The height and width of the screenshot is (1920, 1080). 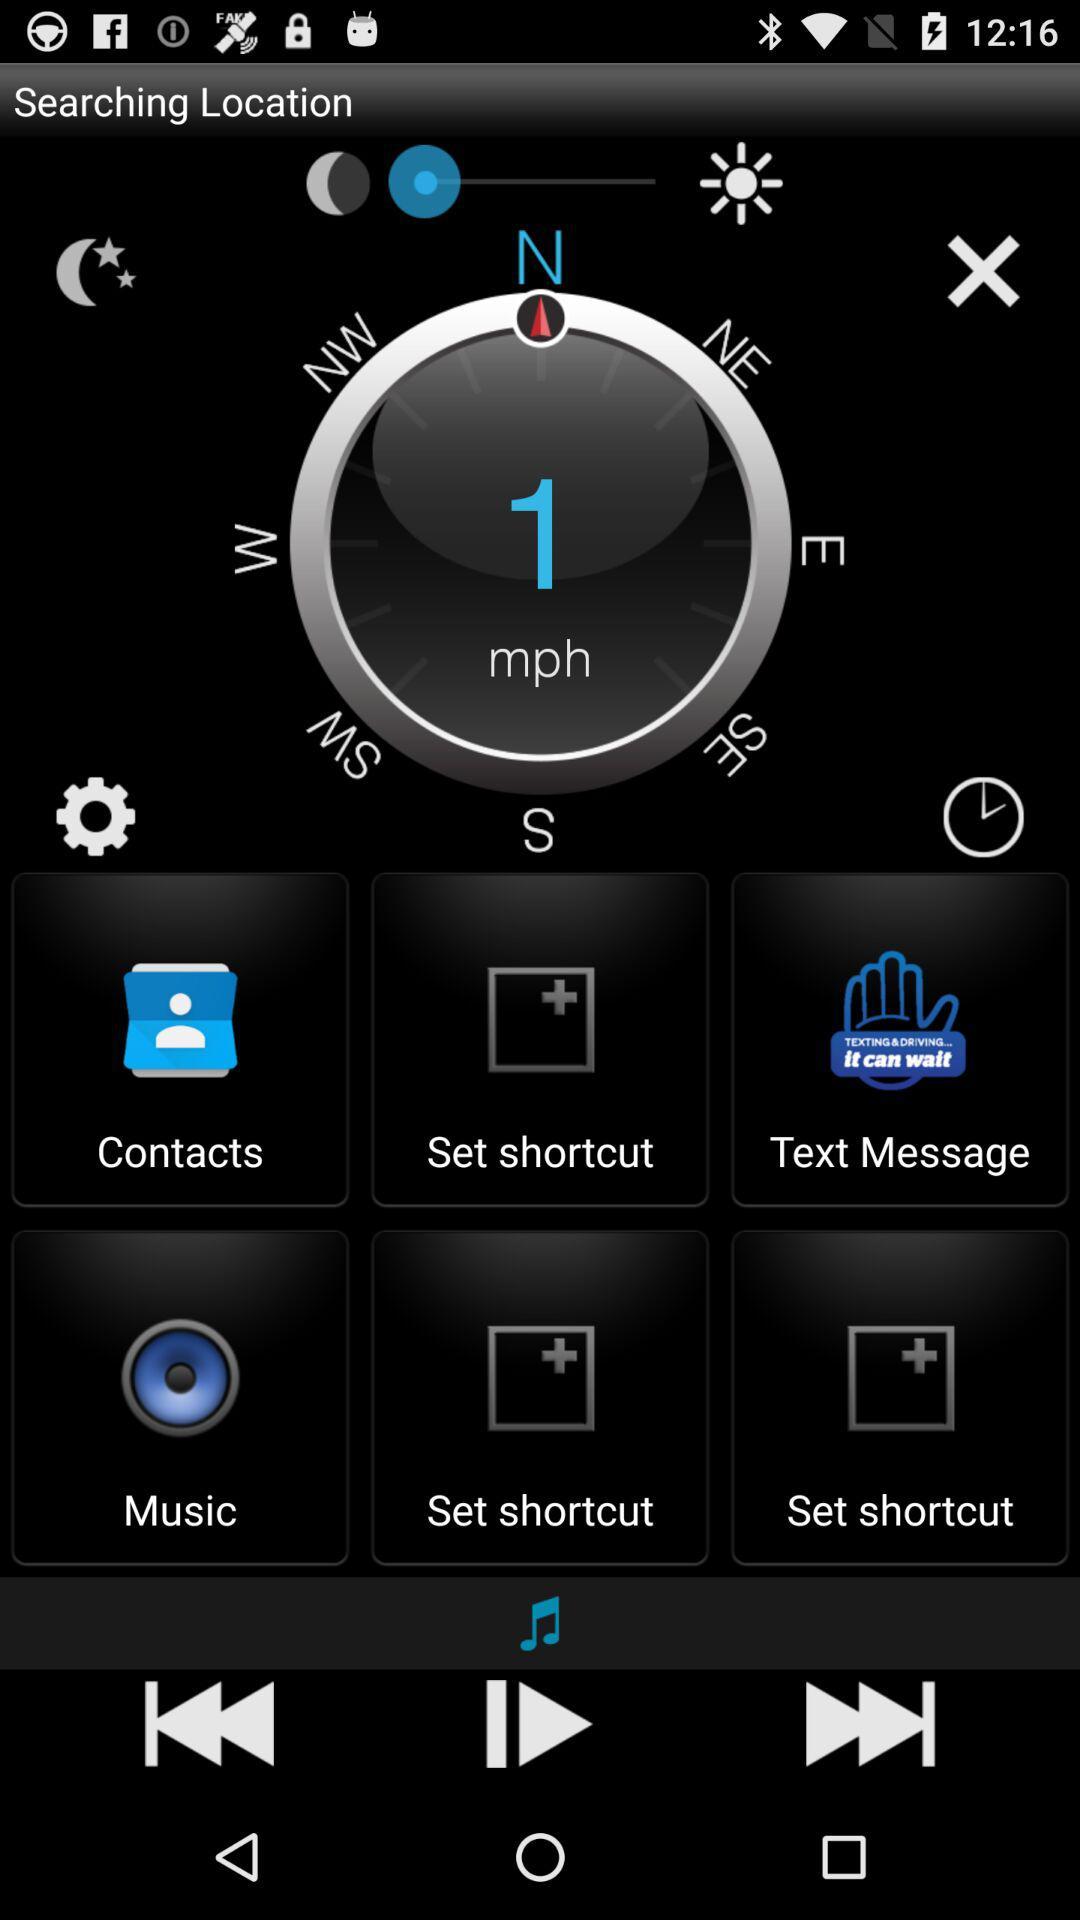 What do you see at coordinates (337, 183) in the screenshot?
I see `icon below the searching location app` at bounding box center [337, 183].